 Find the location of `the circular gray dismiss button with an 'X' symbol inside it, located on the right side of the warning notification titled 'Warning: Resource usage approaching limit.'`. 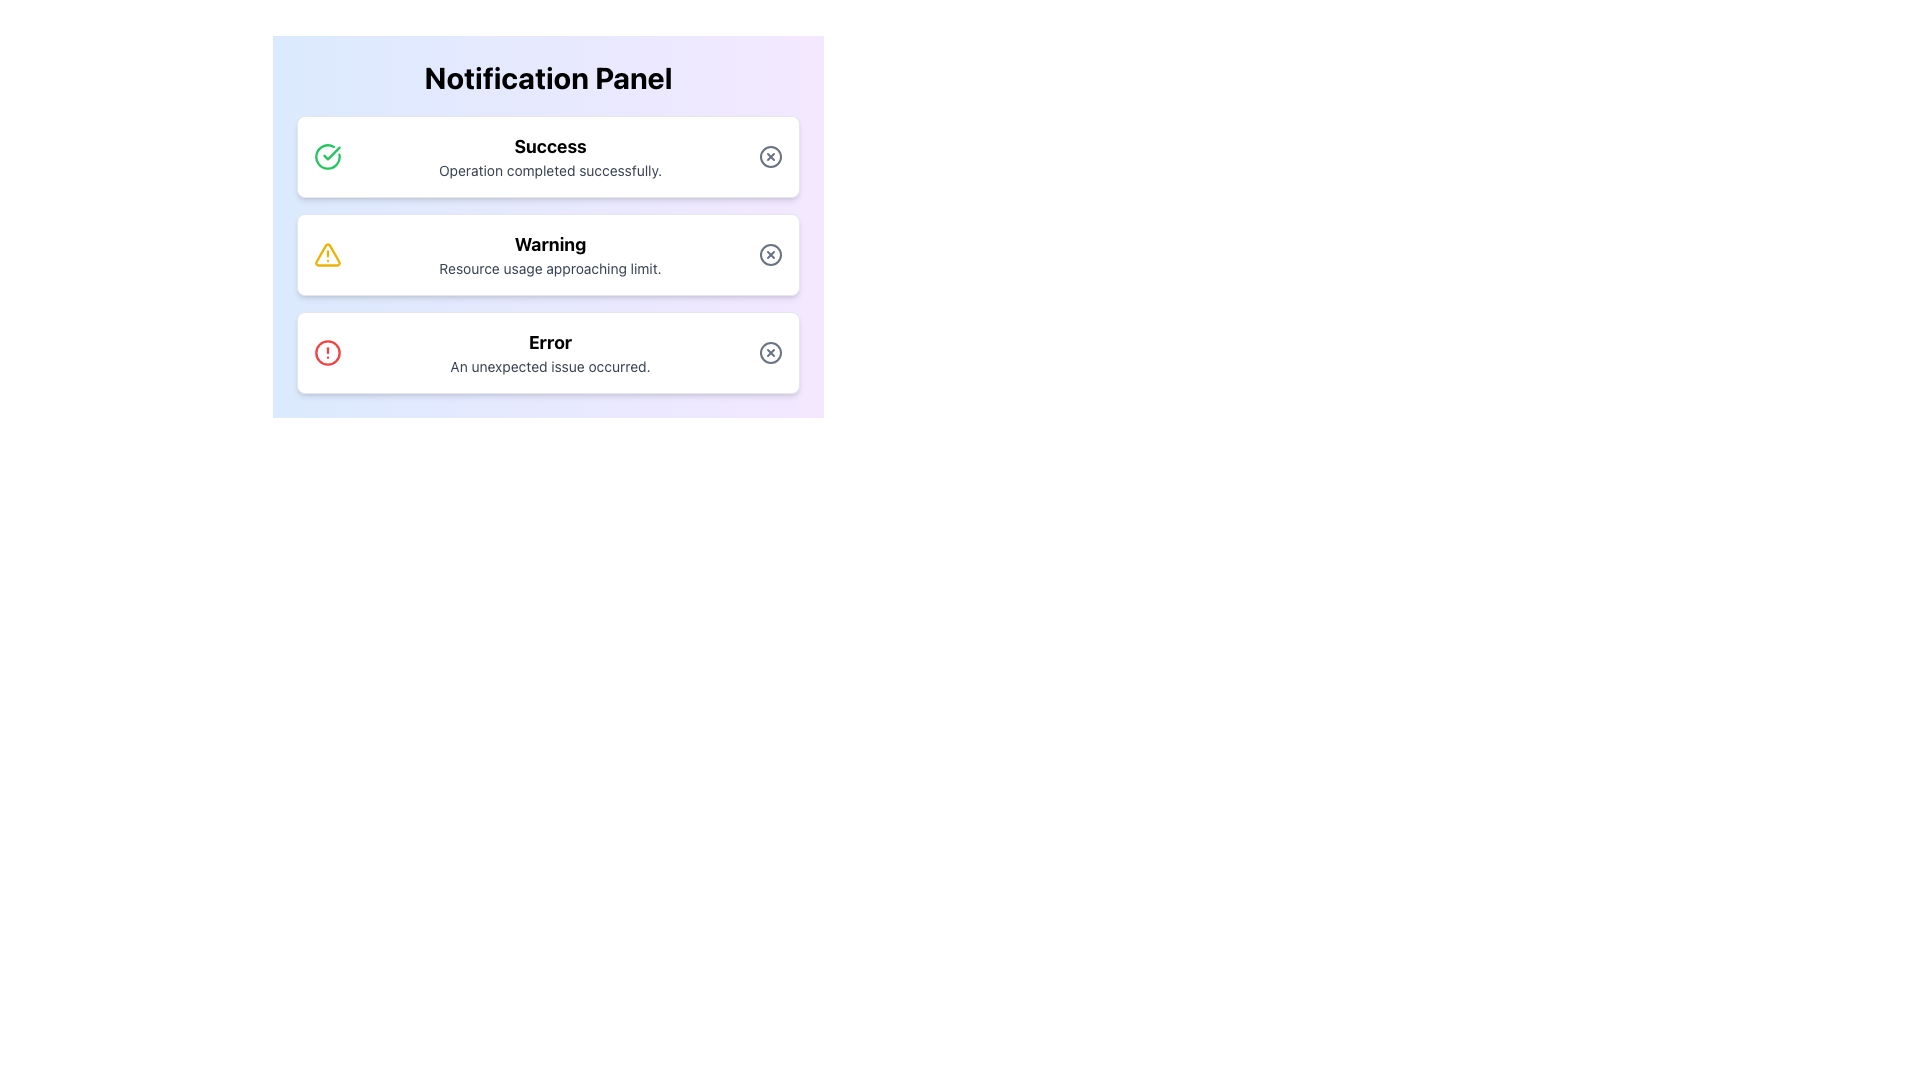

the circular gray dismiss button with an 'X' symbol inside it, located on the right side of the warning notification titled 'Warning: Resource usage approaching limit.' is located at coordinates (770, 253).